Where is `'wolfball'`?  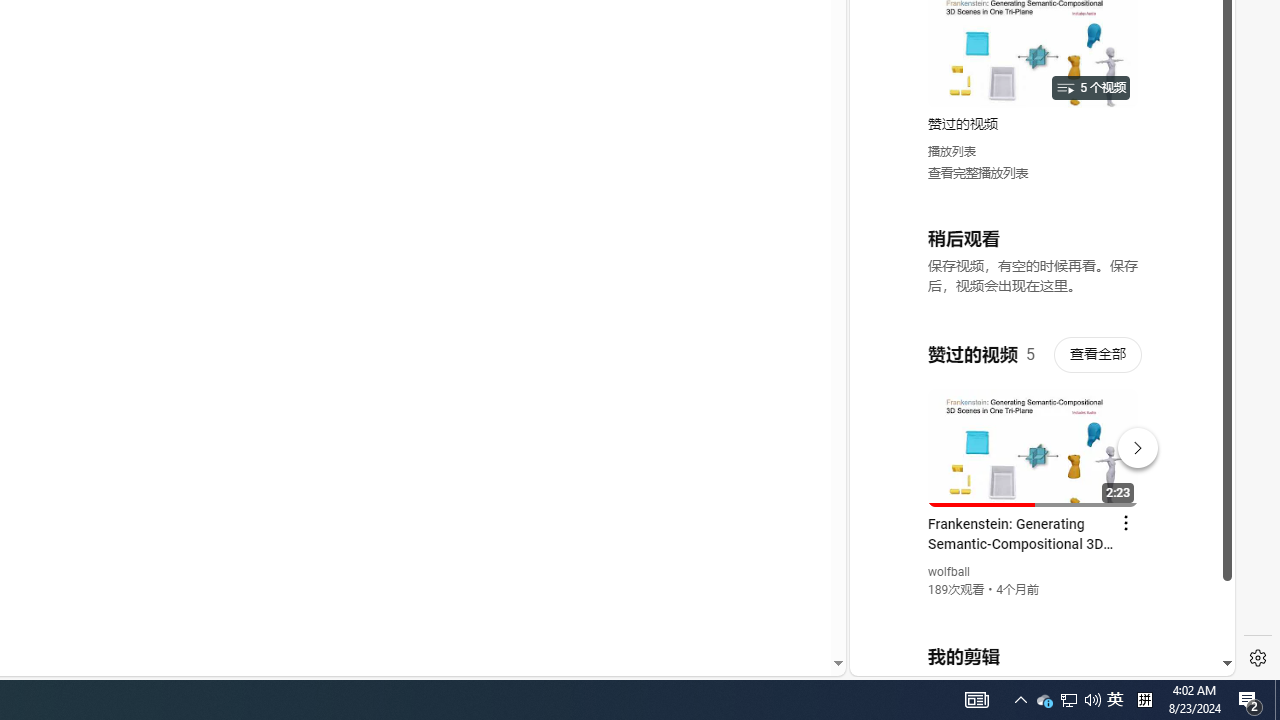 'wolfball' is located at coordinates (948, 572).